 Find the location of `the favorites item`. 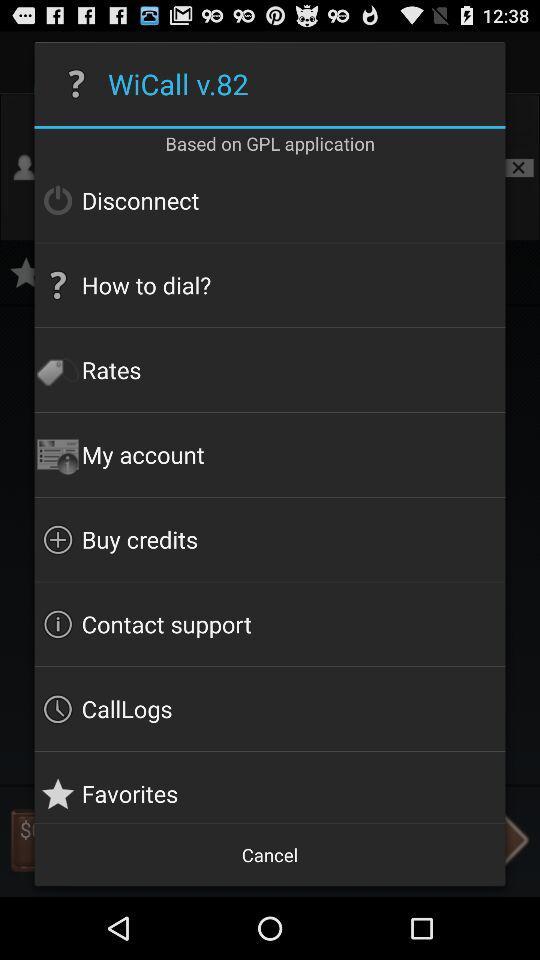

the favorites item is located at coordinates (270, 787).